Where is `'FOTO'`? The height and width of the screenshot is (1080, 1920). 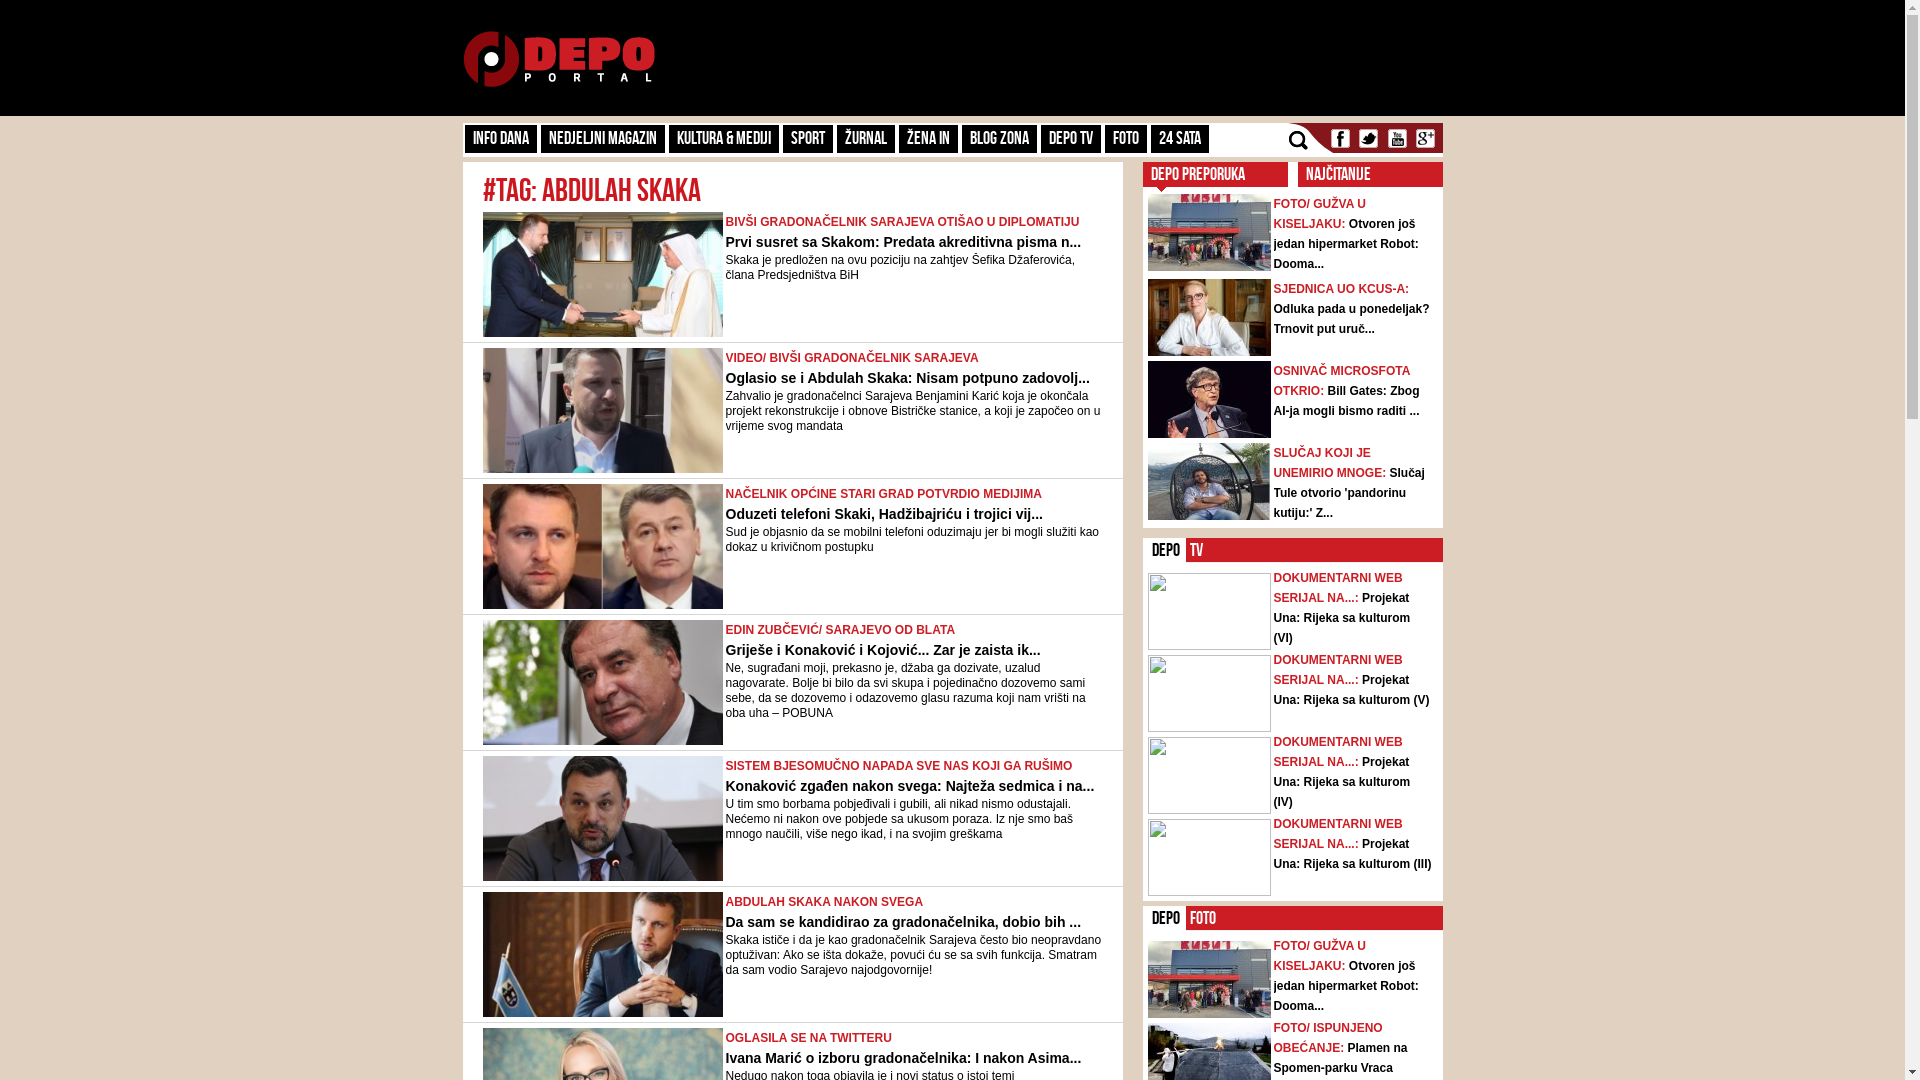
'FOTO' is located at coordinates (1124, 137).